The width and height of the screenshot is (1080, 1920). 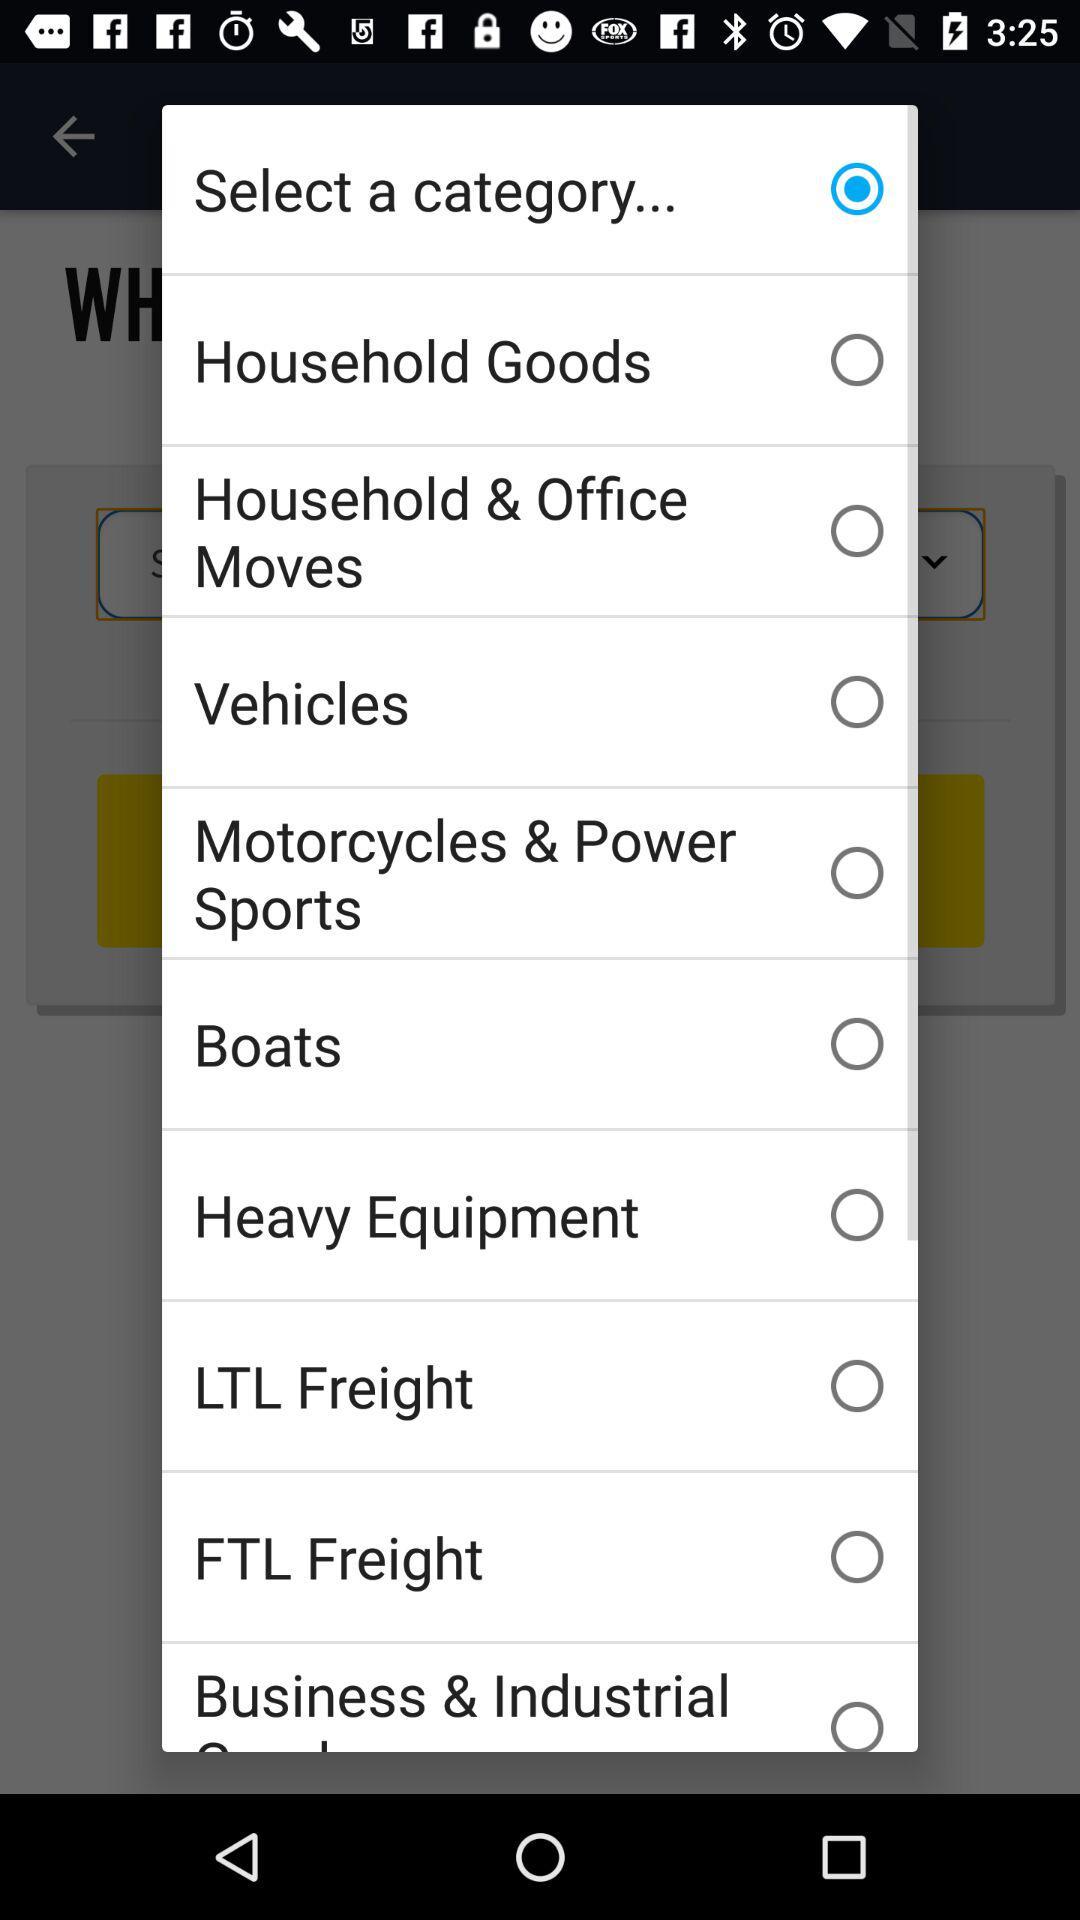 I want to click on motorcycles & power sports item, so click(x=540, y=873).